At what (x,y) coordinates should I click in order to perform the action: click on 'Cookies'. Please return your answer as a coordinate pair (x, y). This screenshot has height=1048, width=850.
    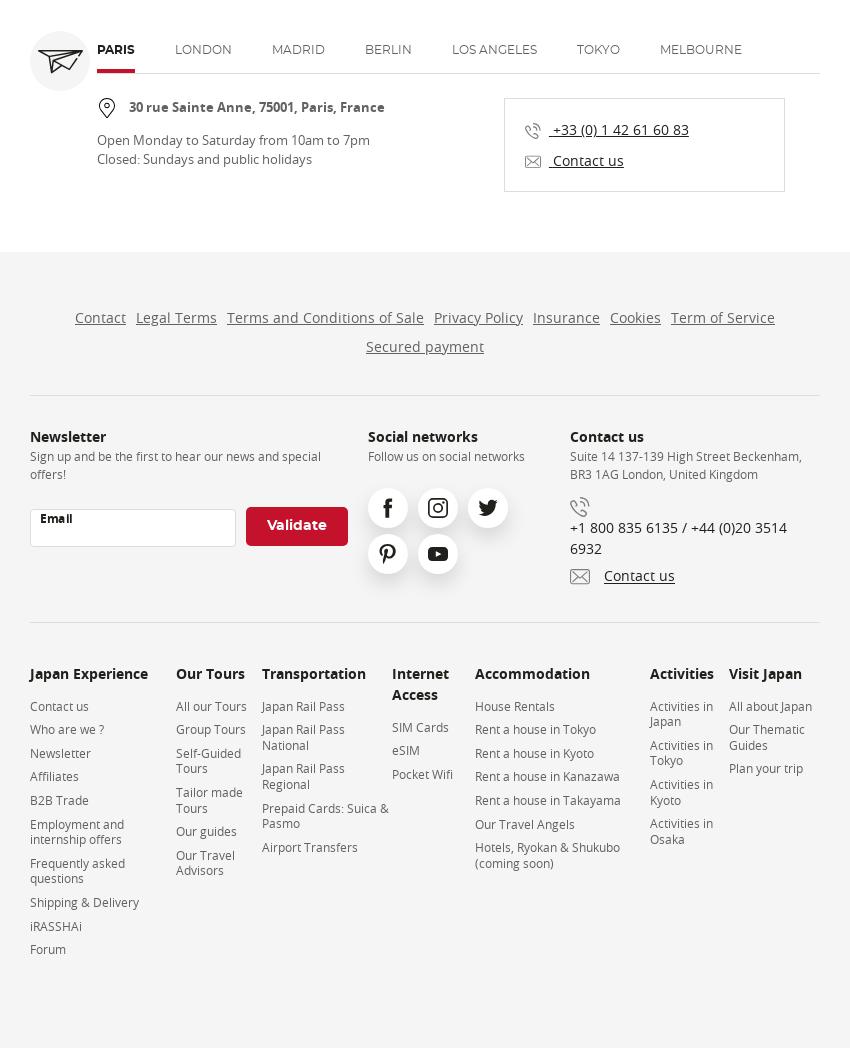
    Looking at the image, I should click on (608, 317).